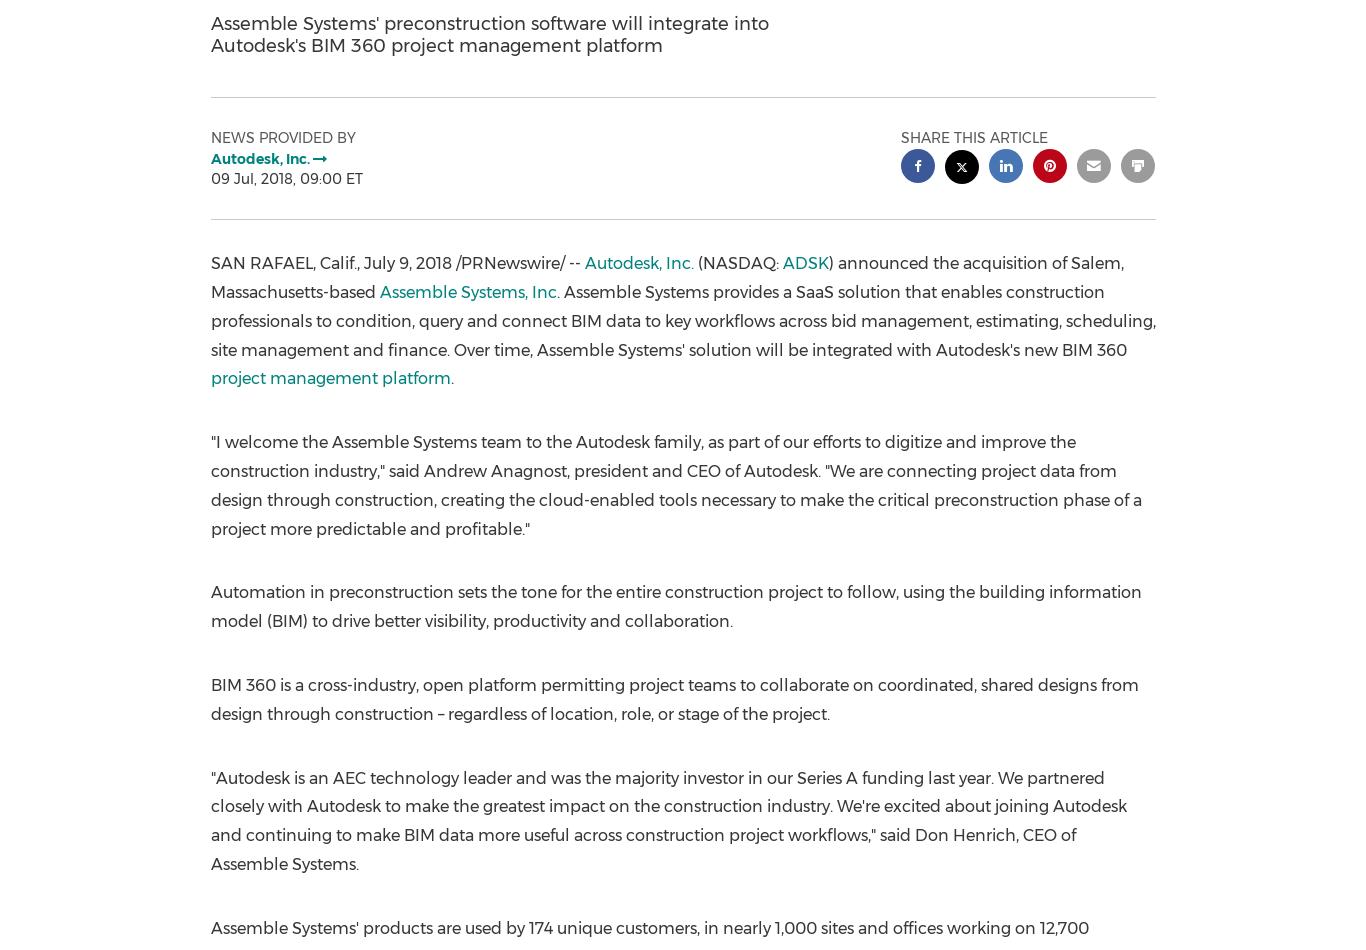  What do you see at coordinates (681, 319) in the screenshot?
I see `'. Assemble Systems provides a SaaS solution that enables construction professionals to condition, query and connect BIM data to key workflows across bid management, estimating, scheduling, site management and finance. Over time, Assemble Systems' solution will be integrated with Autodesk's new BIM 360'` at bounding box center [681, 319].